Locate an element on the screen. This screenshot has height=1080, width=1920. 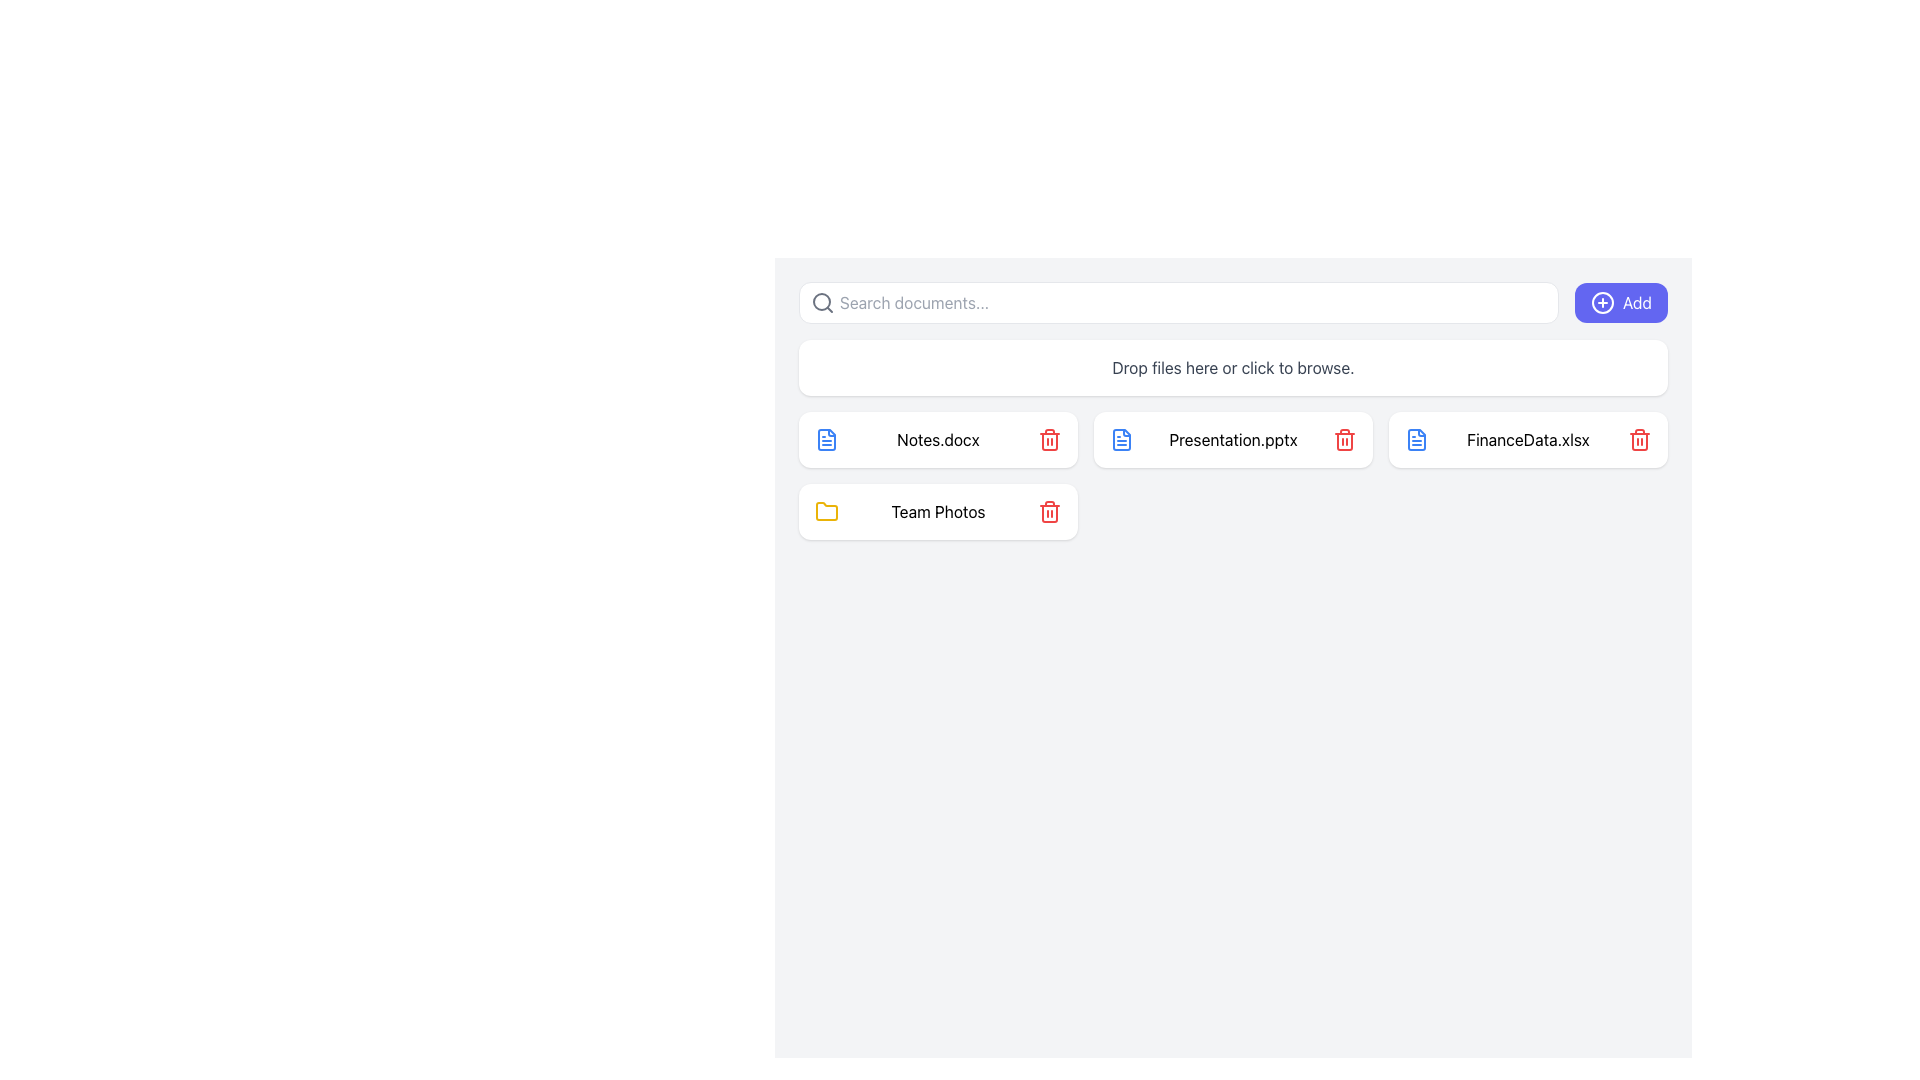
the file icon representing 'Presentation.pptx' located to the left of the file label text is located at coordinates (1122, 438).